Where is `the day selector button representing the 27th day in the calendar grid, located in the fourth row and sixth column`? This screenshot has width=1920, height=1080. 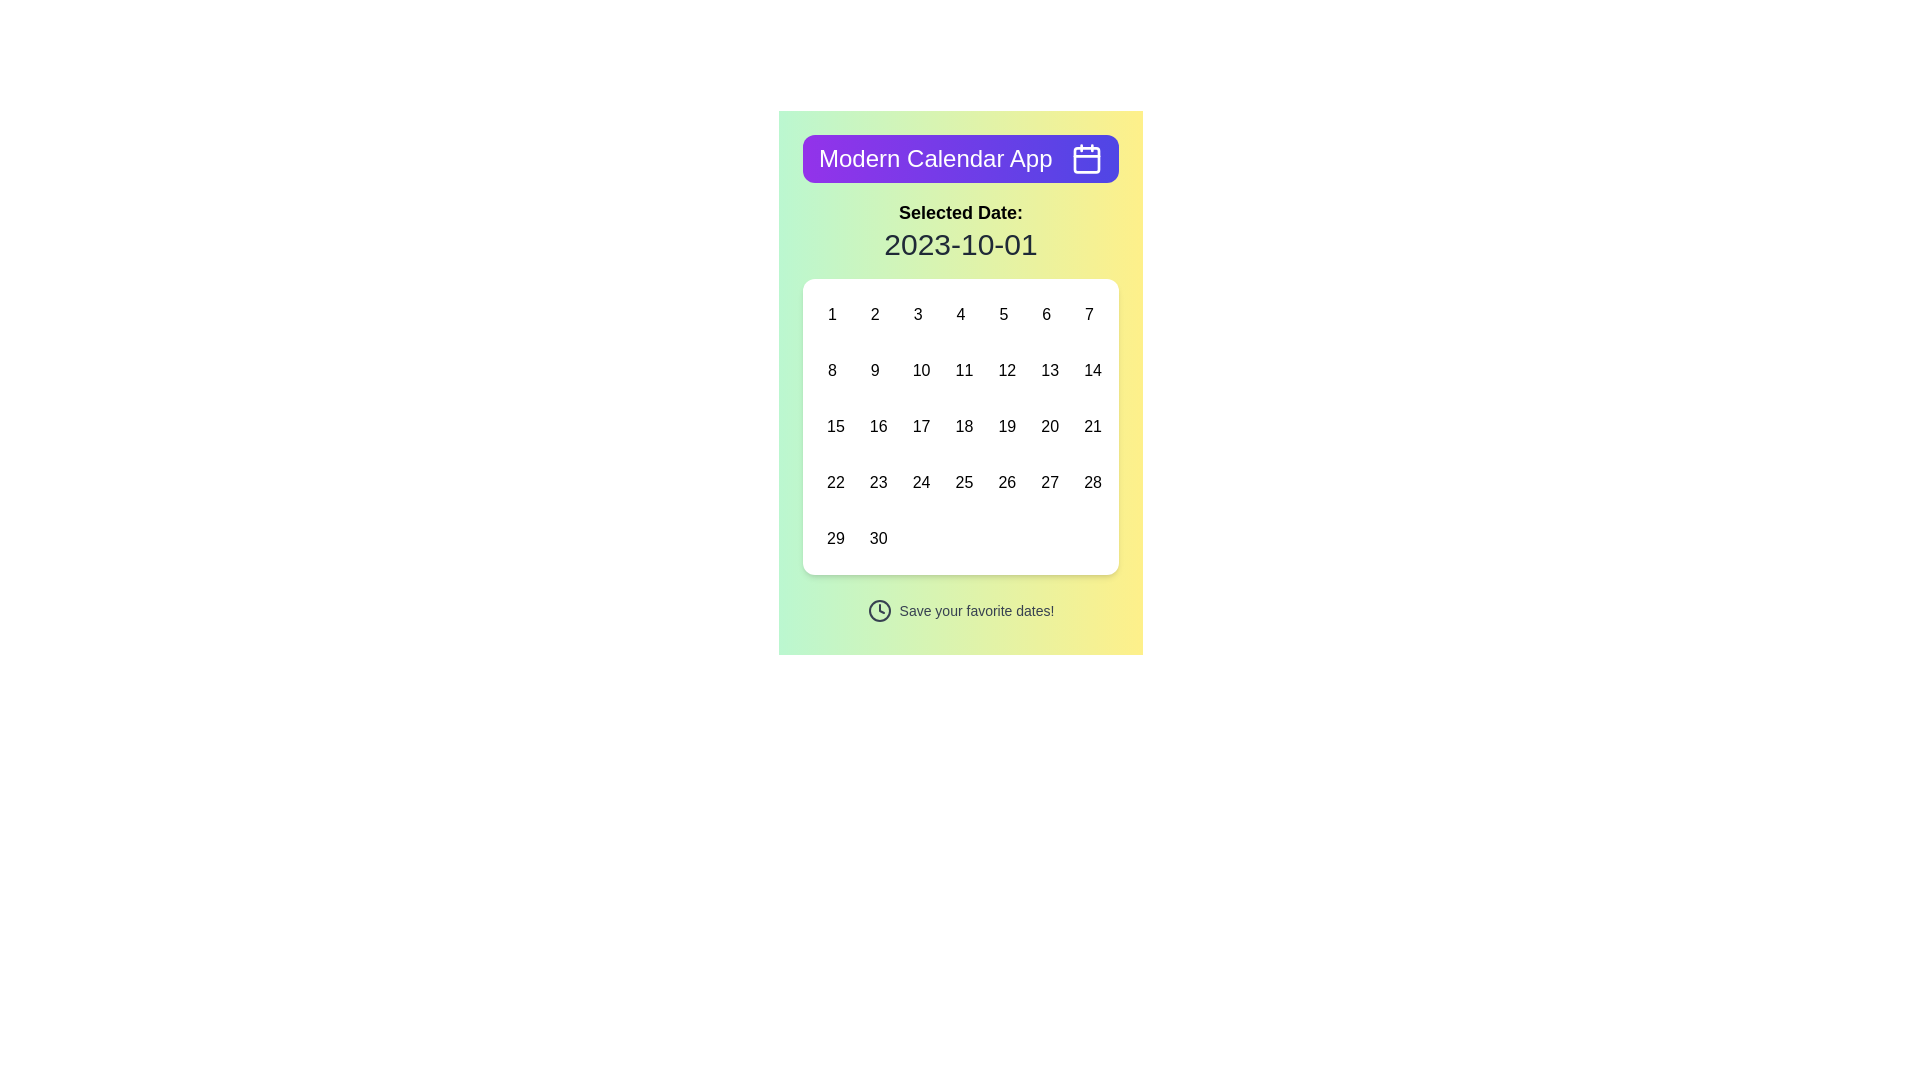 the day selector button representing the 27th day in the calendar grid, located in the fourth row and sixth column is located at coordinates (1045, 482).